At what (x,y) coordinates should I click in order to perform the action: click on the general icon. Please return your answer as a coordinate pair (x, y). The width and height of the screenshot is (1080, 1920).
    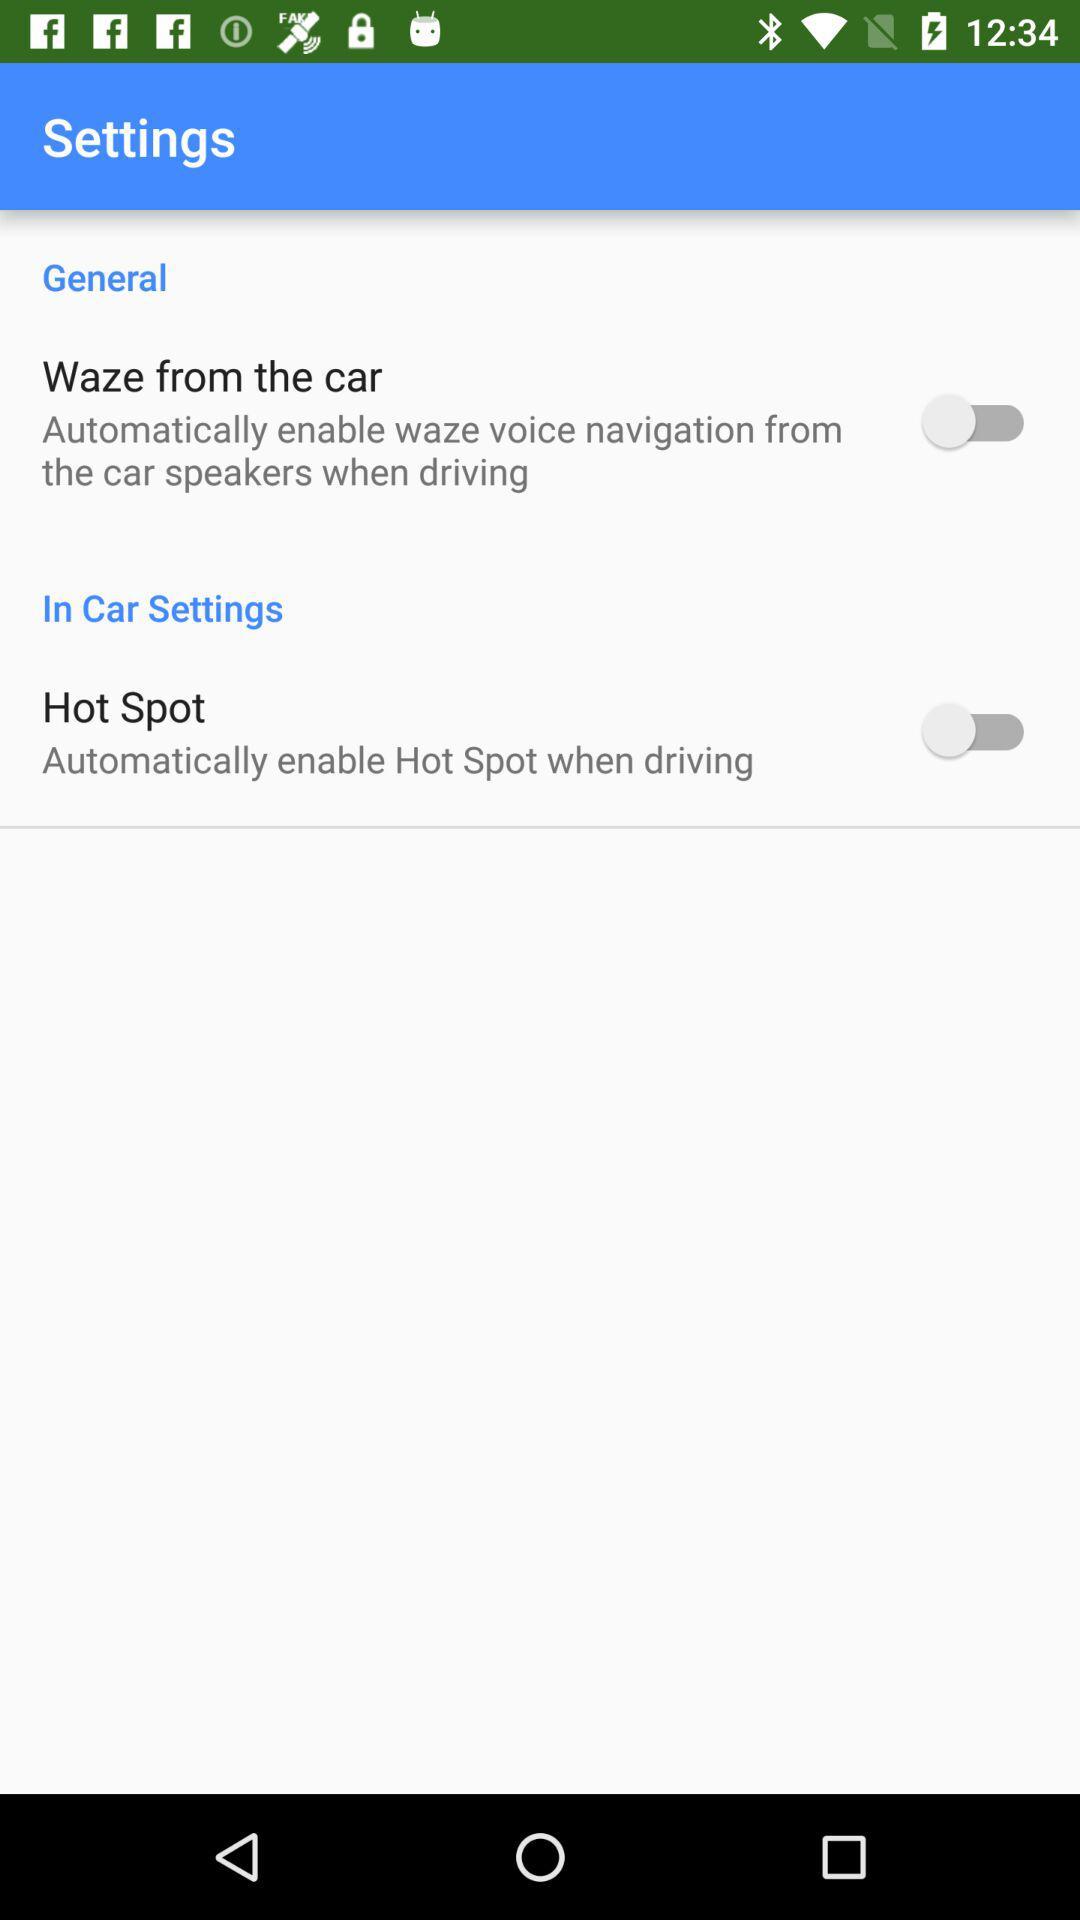
    Looking at the image, I should click on (540, 254).